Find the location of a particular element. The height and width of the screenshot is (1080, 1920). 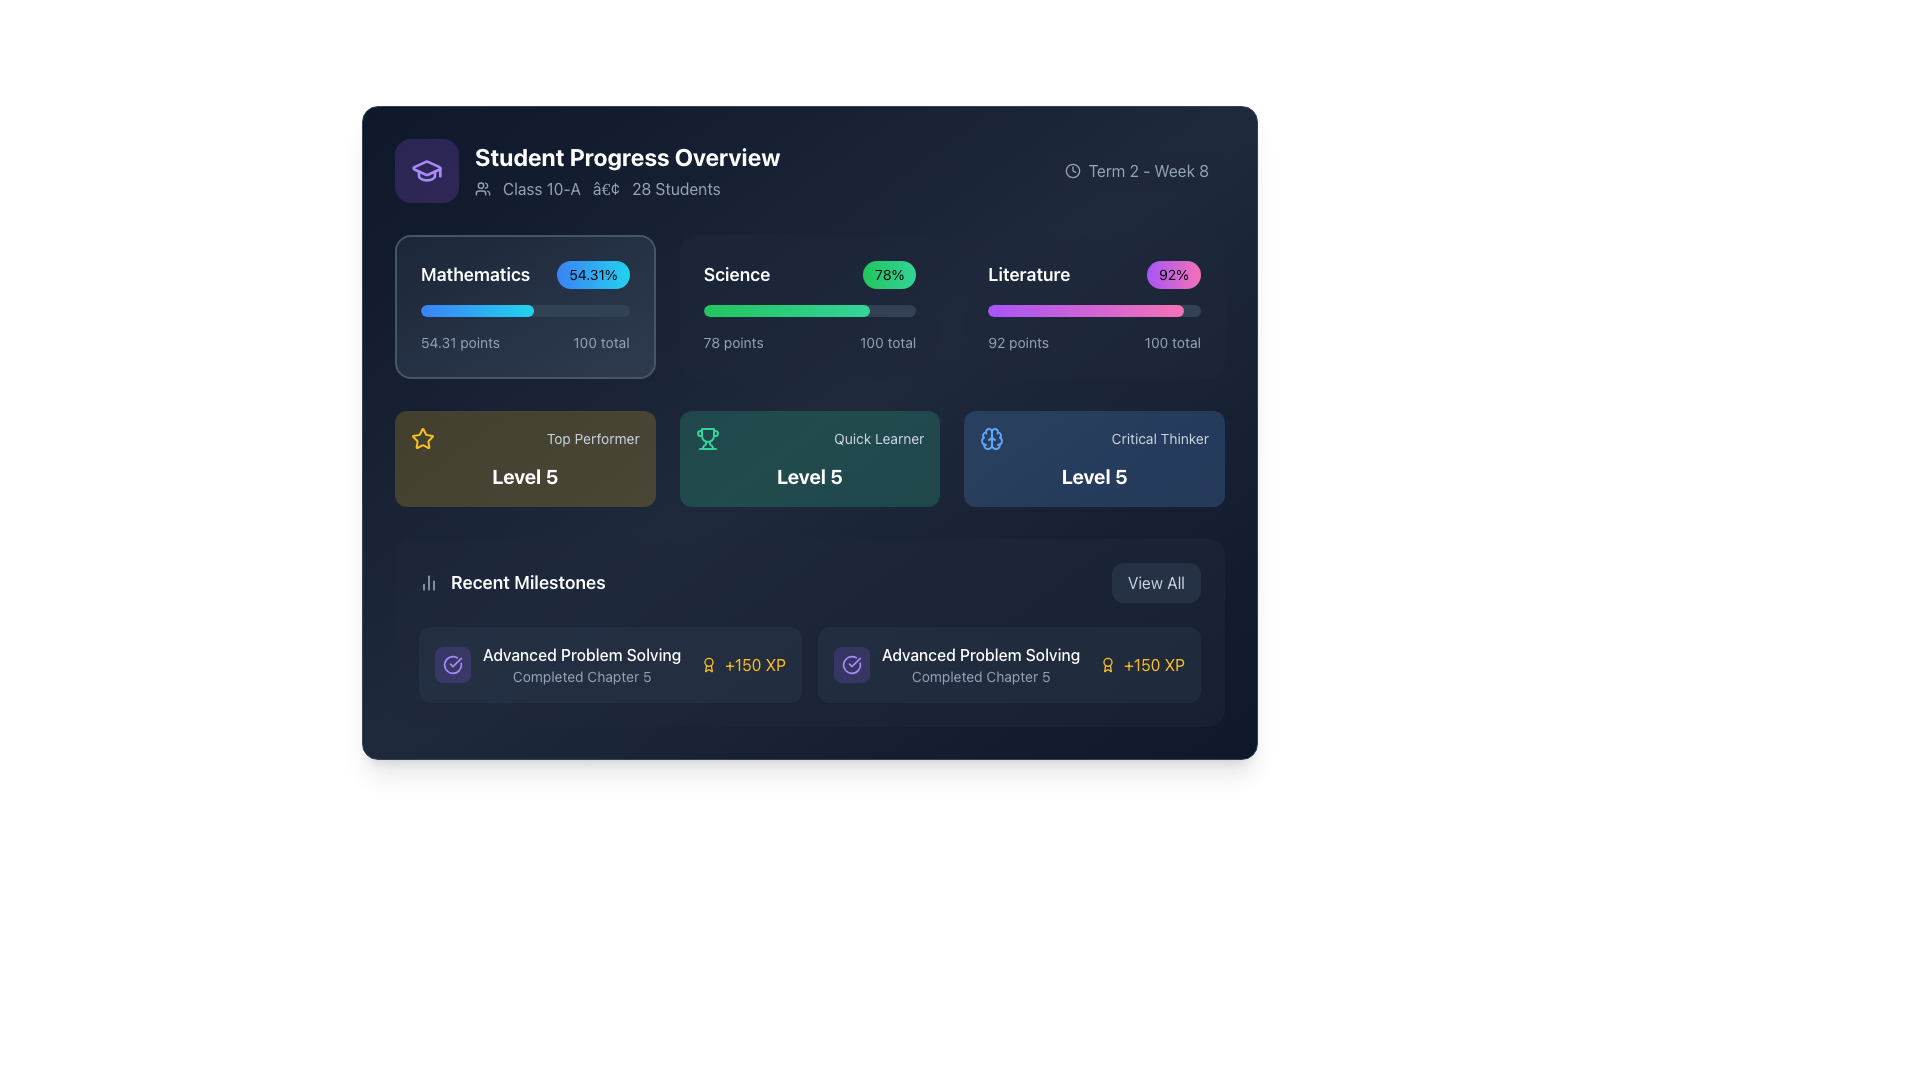

displayed text 'Mathematics' and '54.31%' from the first card in the 'Student Progress Overview' section, which is styled with a bold white font and a rounded rectangle background transitioning from blue to cyan is located at coordinates (525, 274).